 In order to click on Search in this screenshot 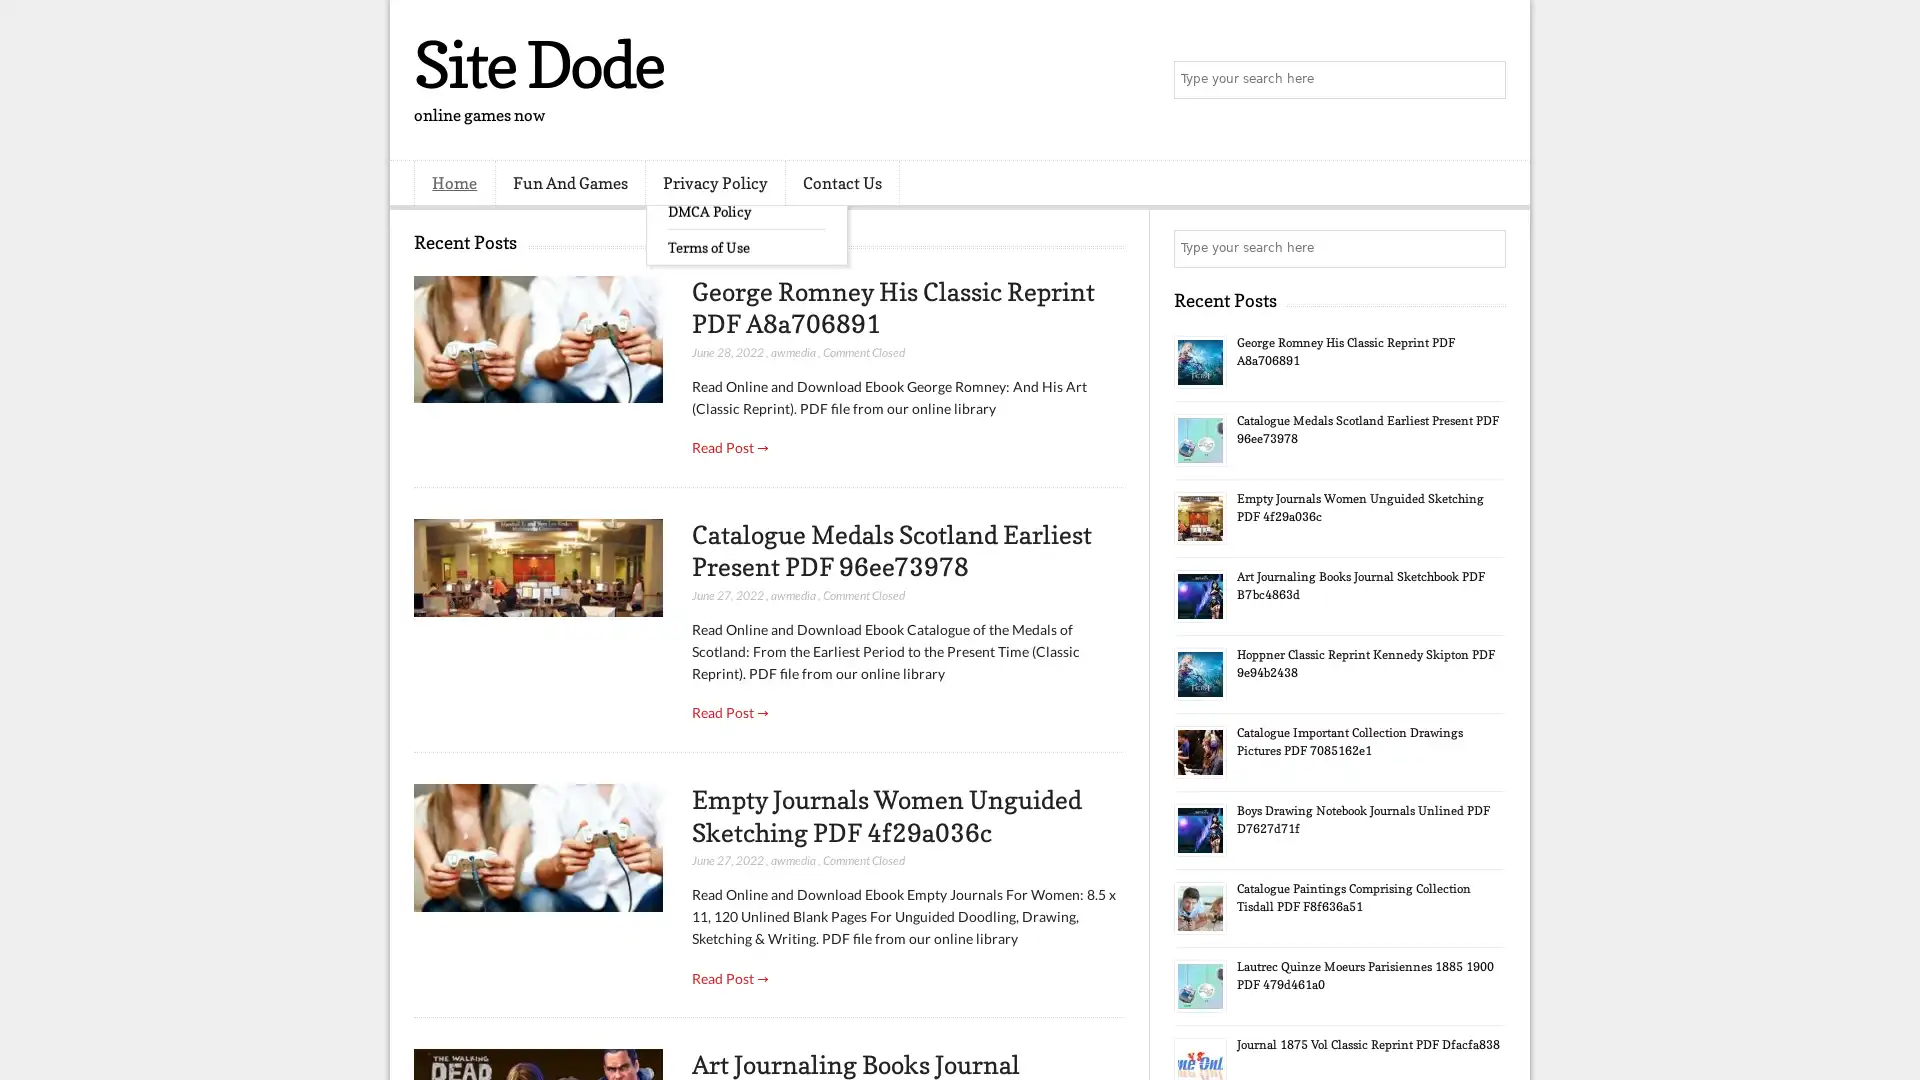, I will do `click(1485, 80)`.